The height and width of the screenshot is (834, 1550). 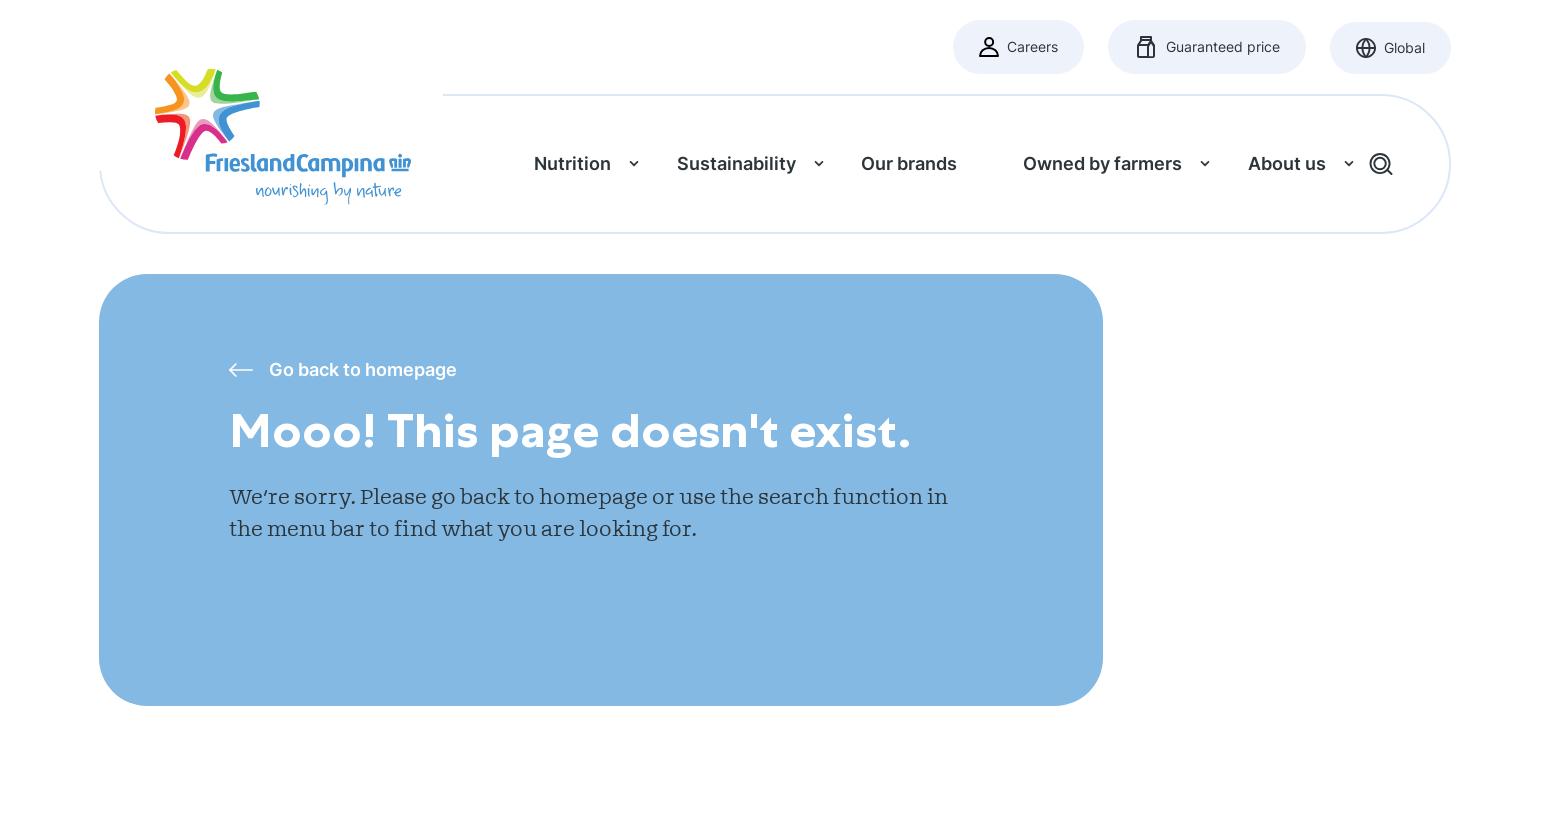 I want to click on 'We're sorry. Please go back to homepage or use the search function in the menu bar to find what you are looking for.', so click(x=227, y=512).